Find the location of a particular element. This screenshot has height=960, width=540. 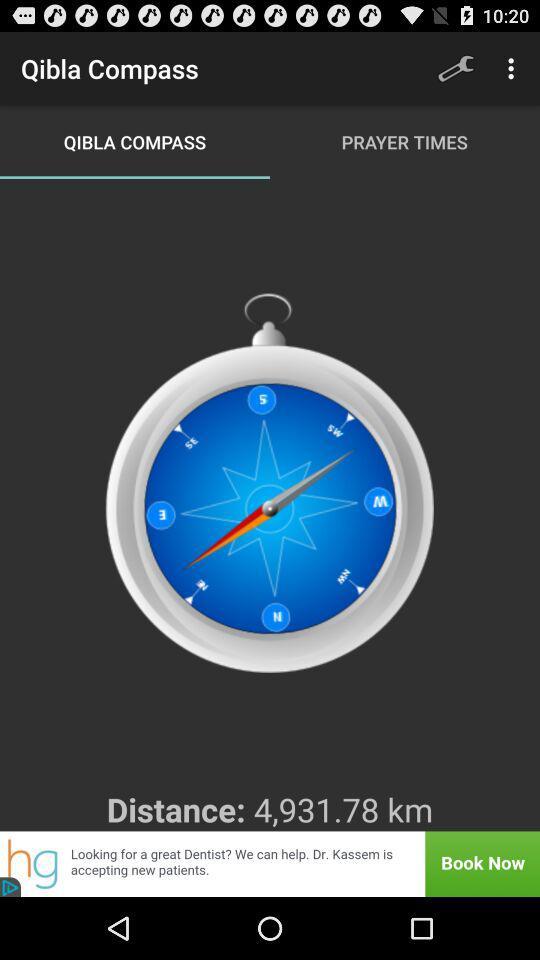

advertising is located at coordinates (270, 863).